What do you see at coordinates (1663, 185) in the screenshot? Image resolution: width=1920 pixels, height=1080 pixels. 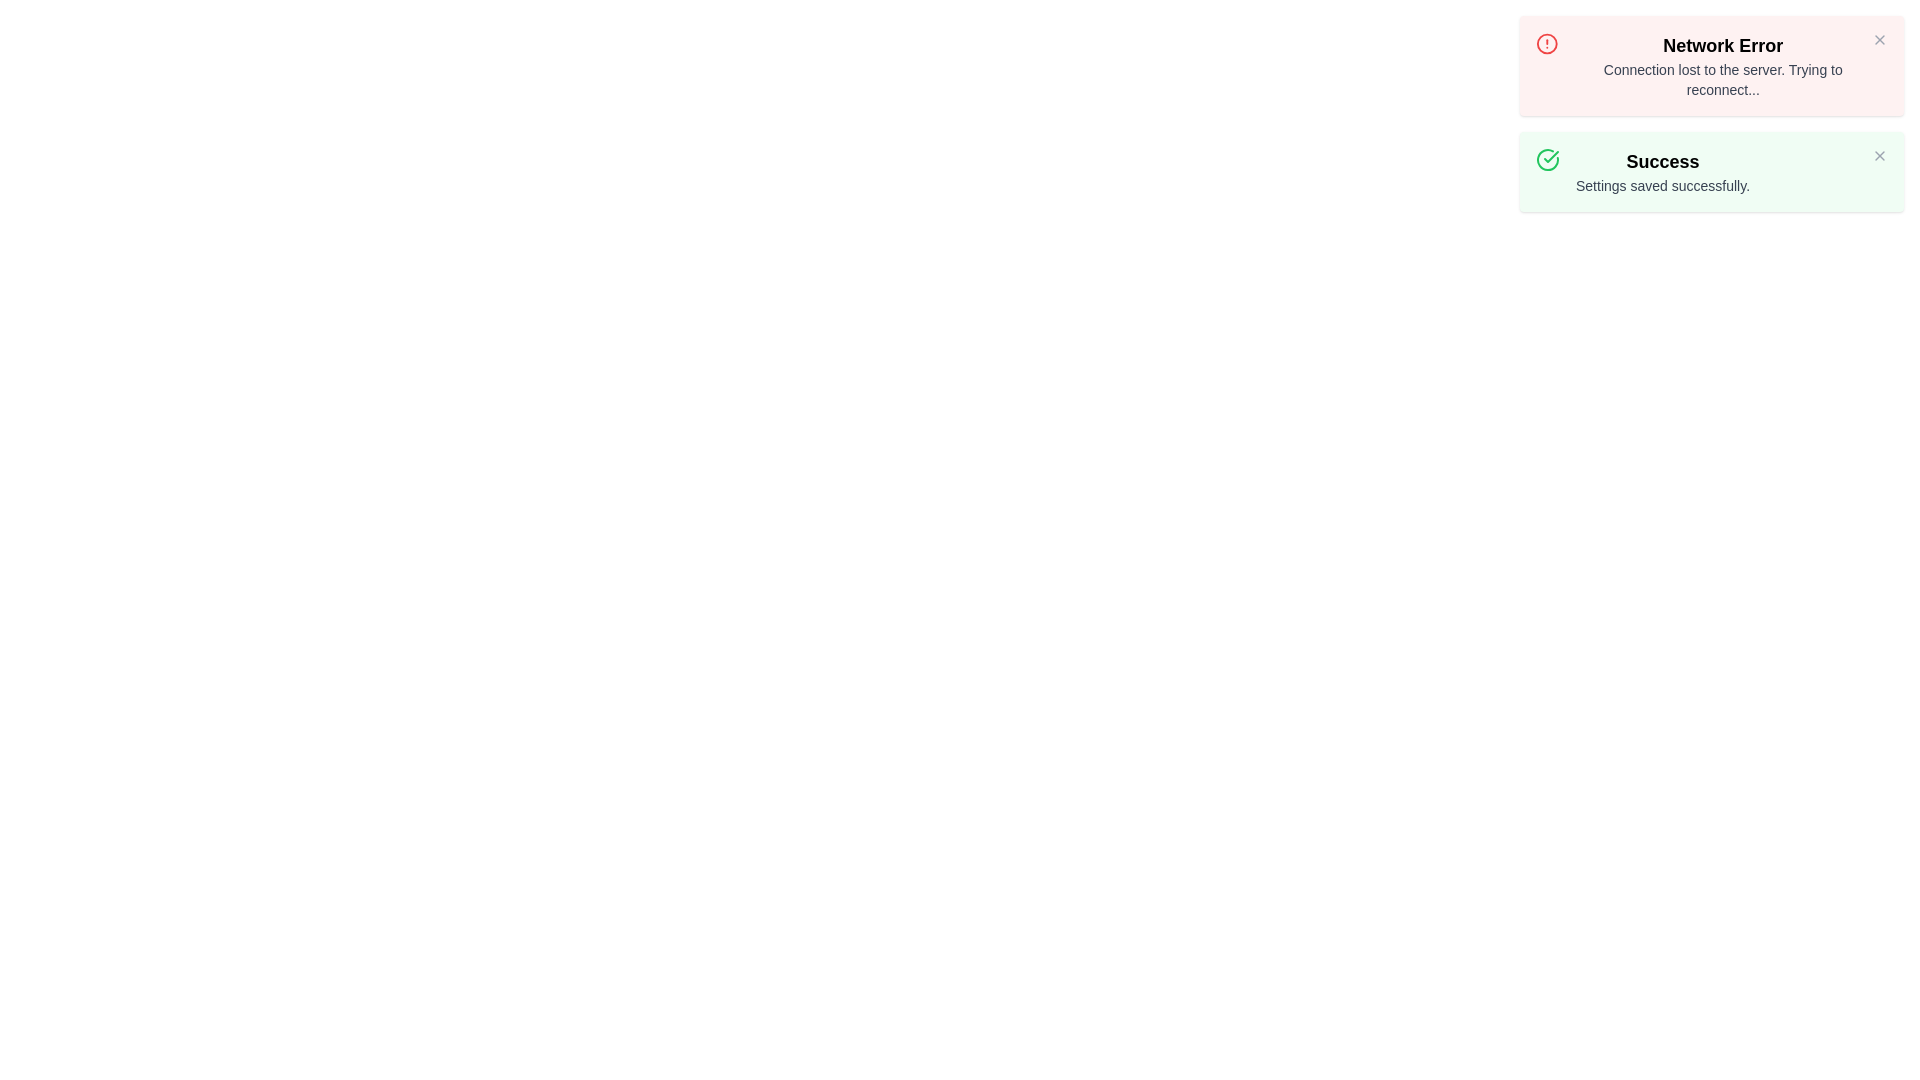 I see `the text label that reads 'Settings saved successfully.' located beneath the 'Success' heading in the notification interface` at bounding box center [1663, 185].